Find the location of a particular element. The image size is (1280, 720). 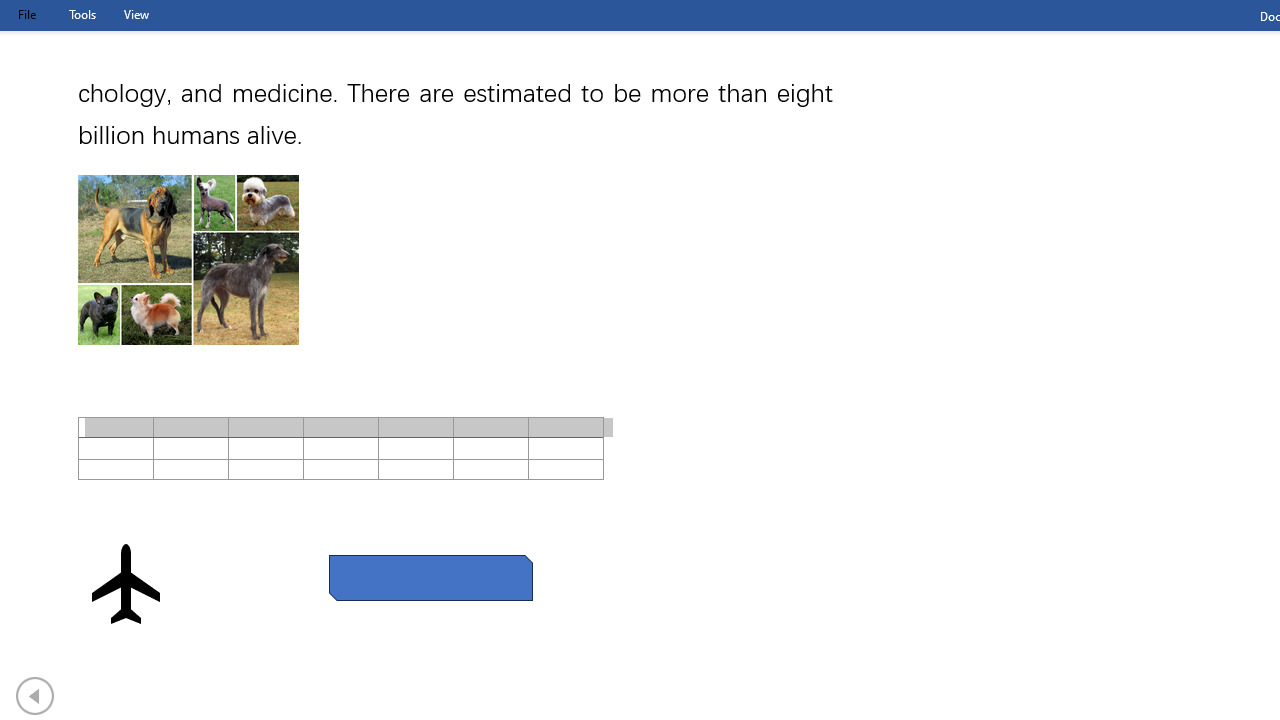

'Tools' is located at coordinates (81, 14).